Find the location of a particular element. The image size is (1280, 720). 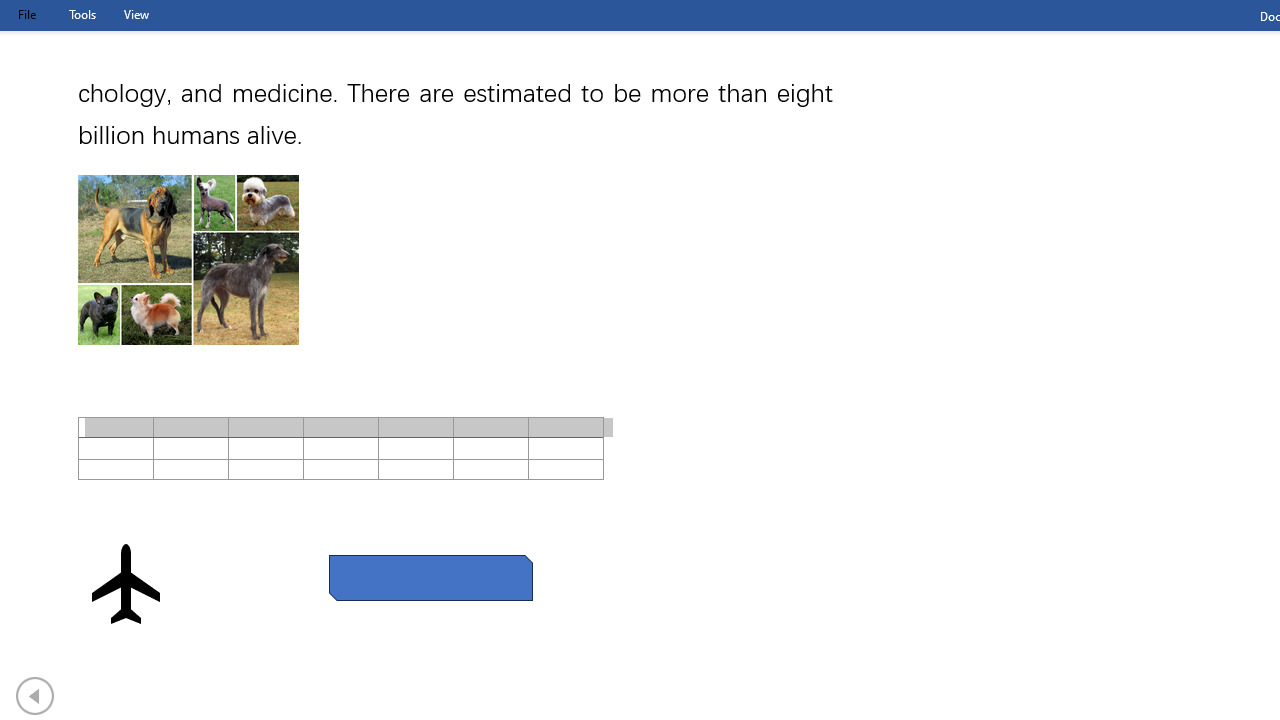

'Tools' is located at coordinates (81, 14).